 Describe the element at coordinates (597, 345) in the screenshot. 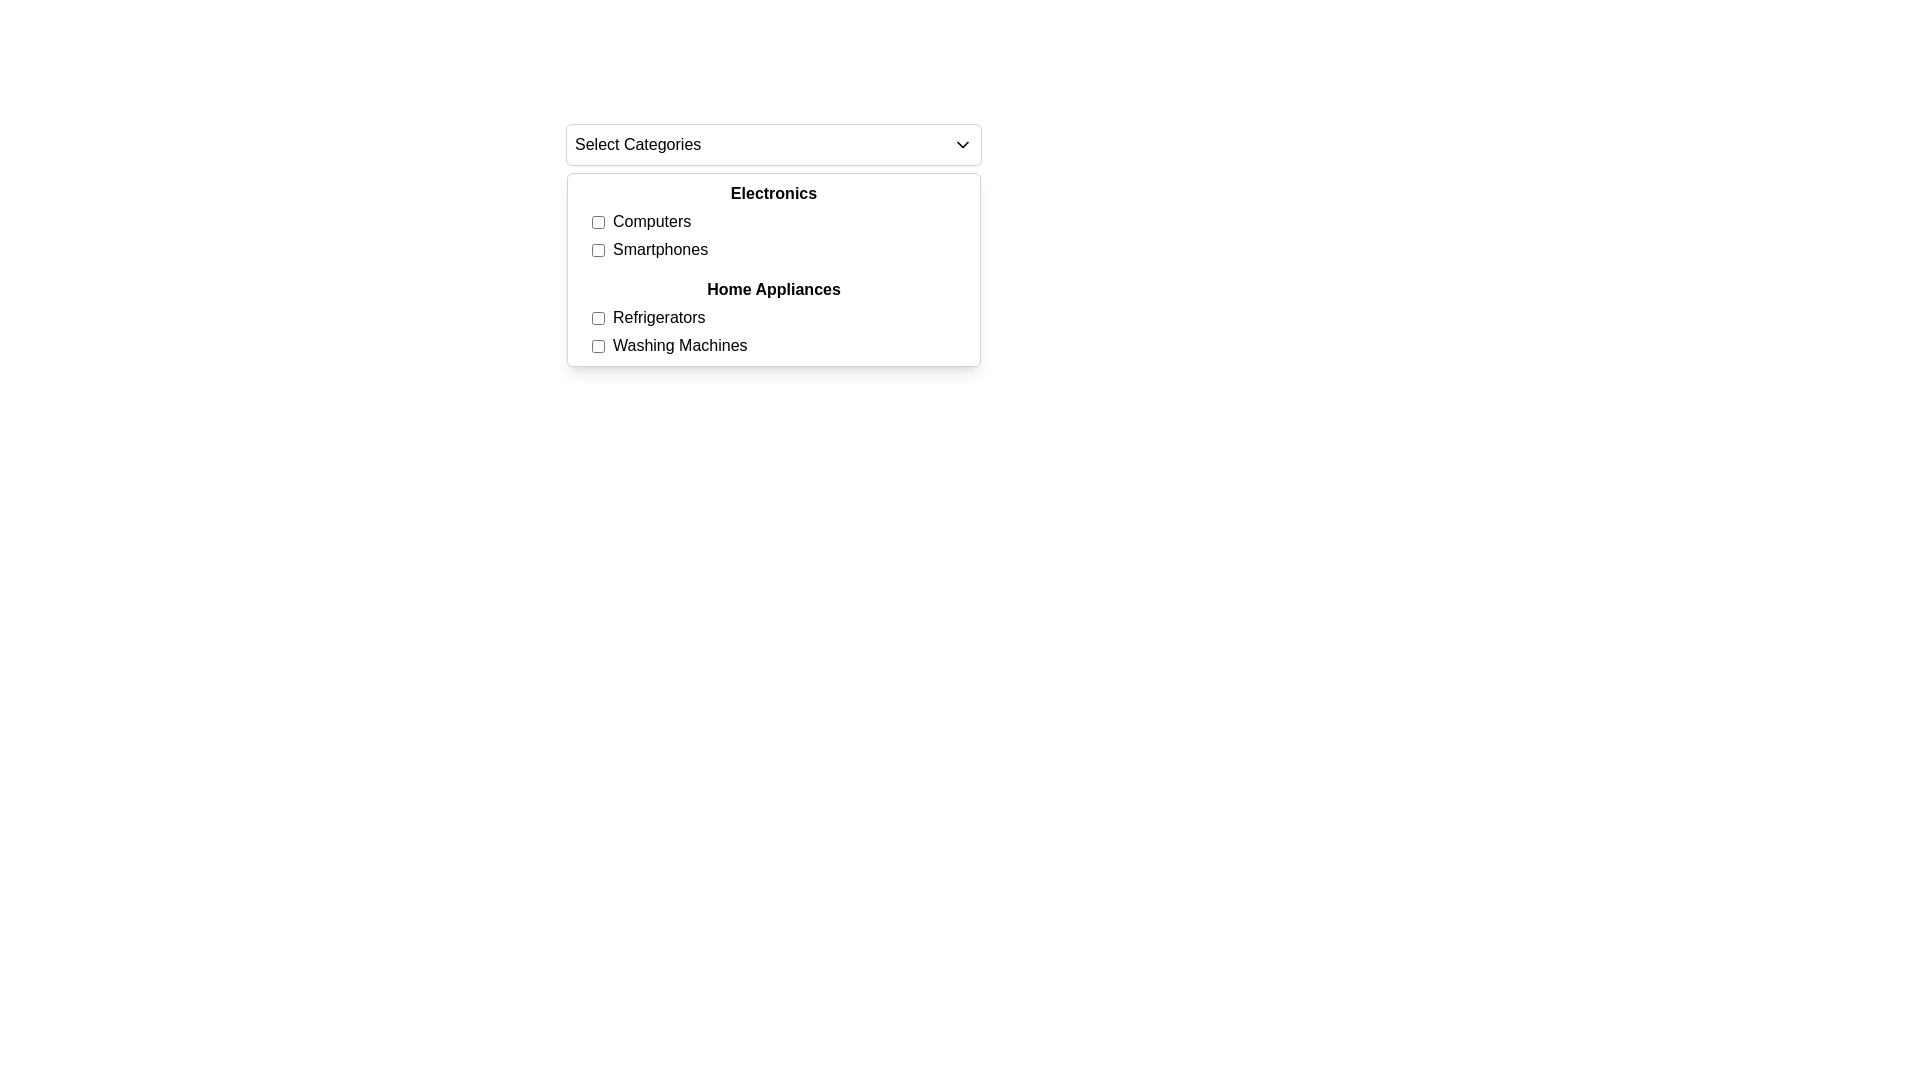

I see `the 'Washing Machines' checkbox using keyboard tab navigation` at that location.